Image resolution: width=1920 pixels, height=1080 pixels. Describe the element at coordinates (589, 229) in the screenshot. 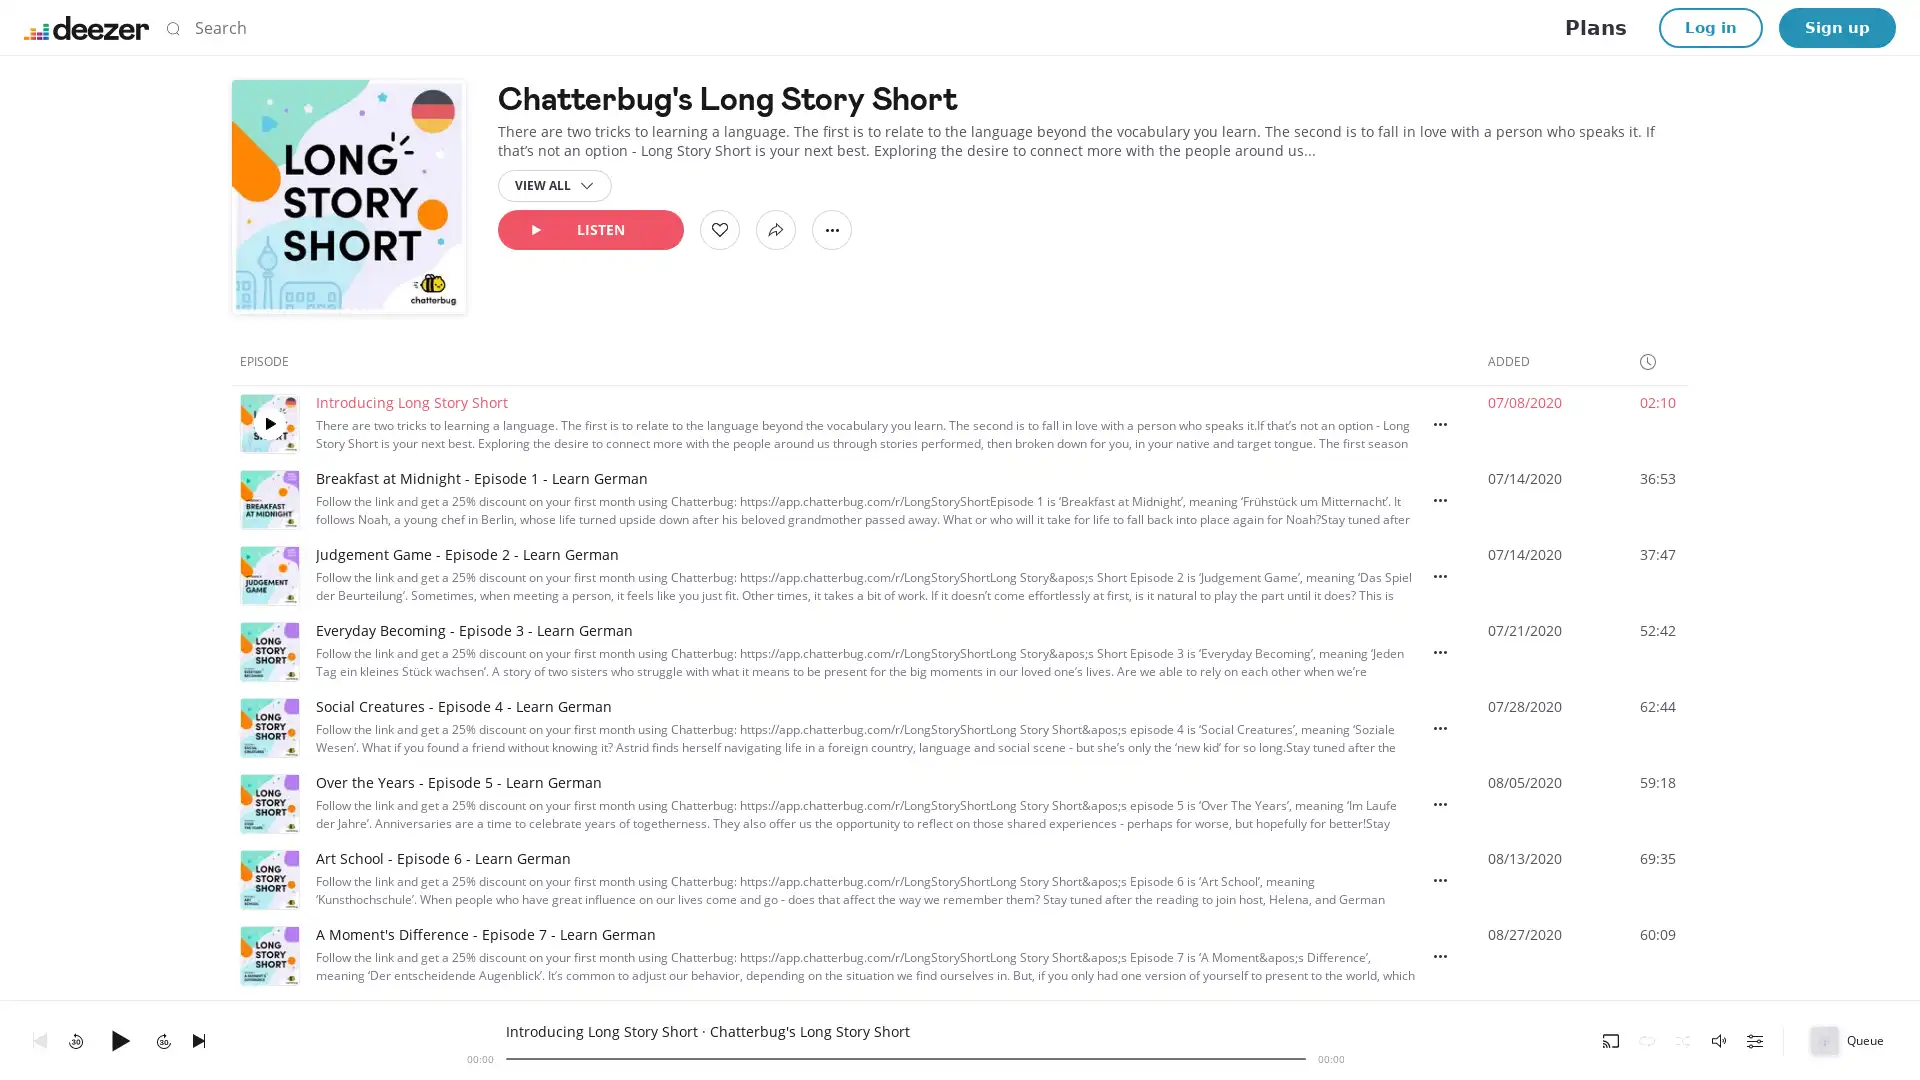

I see `LISTEN` at that location.